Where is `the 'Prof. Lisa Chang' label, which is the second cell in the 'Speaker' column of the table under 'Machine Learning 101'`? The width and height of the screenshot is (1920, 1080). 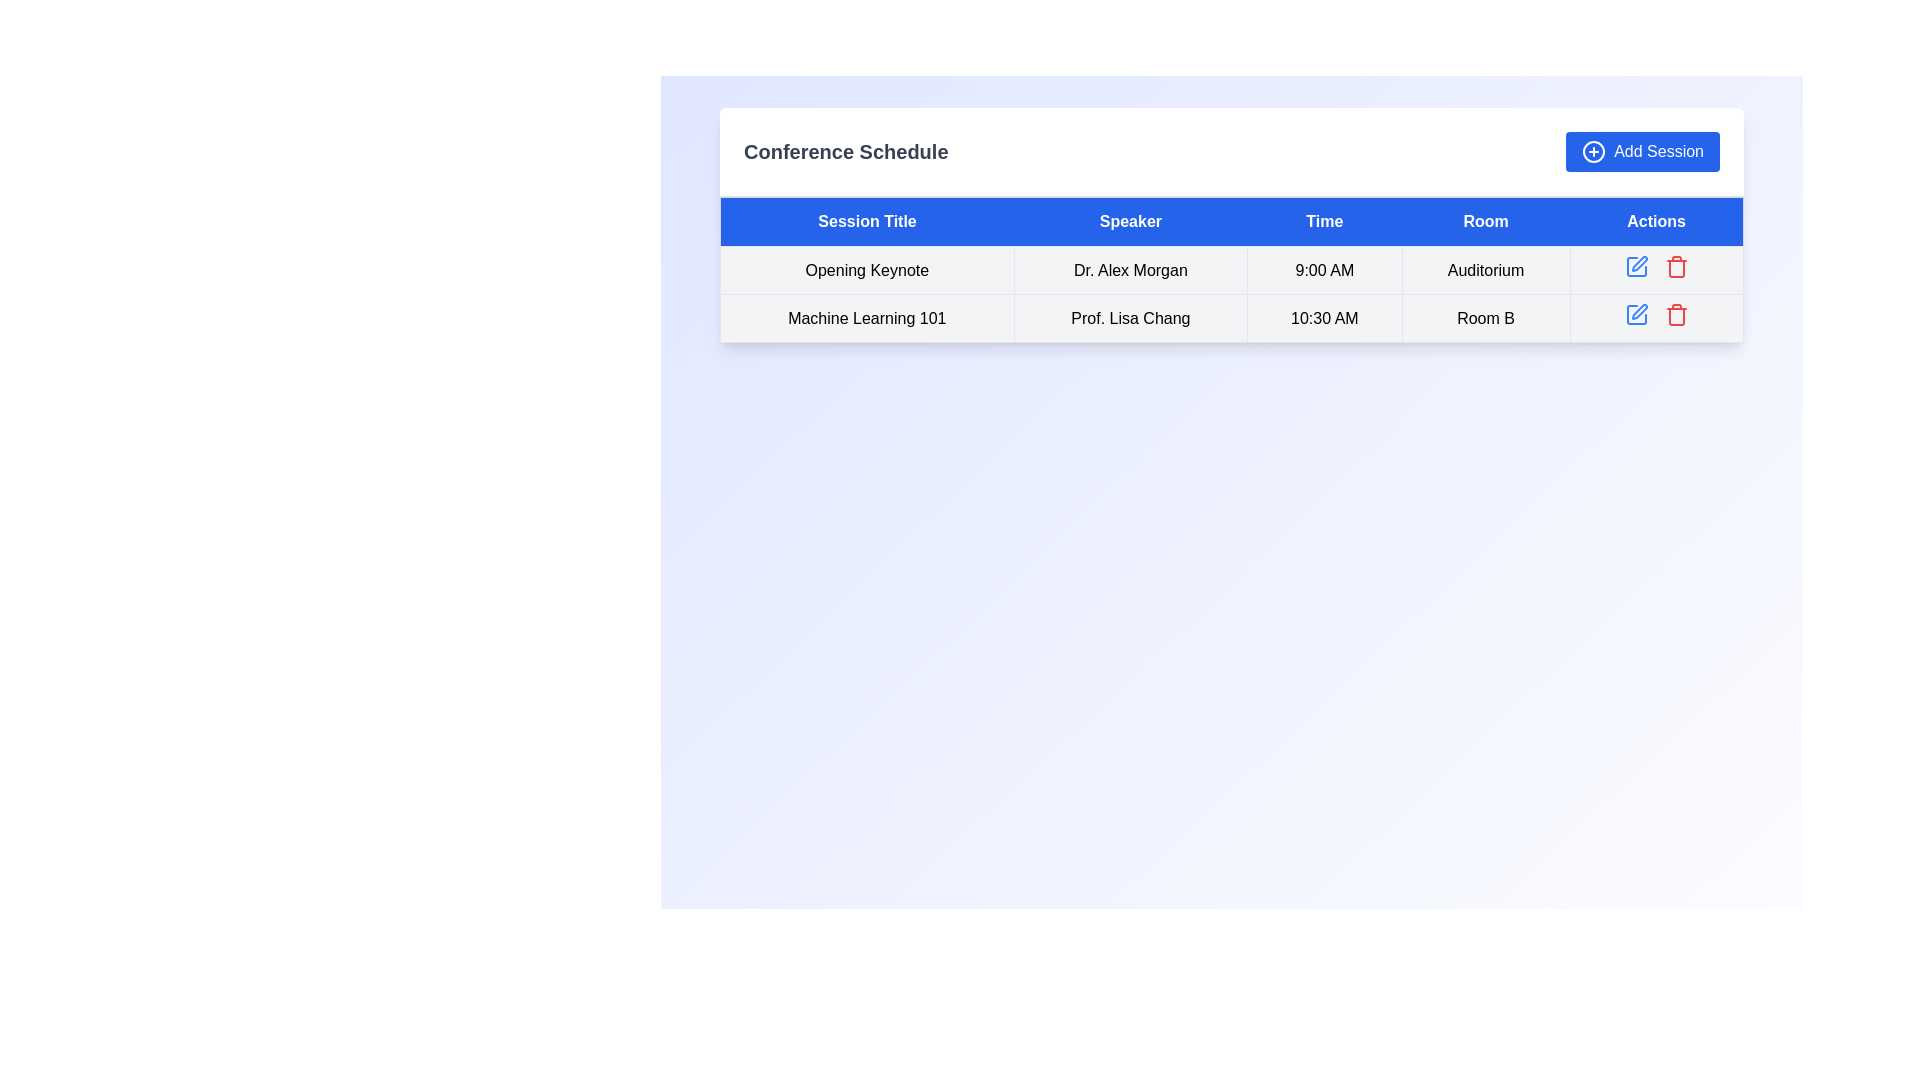
the 'Prof. Lisa Chang' label, which is the second cell in the 'Speaker' column of the table under 'Machine Learning 101' is located at coordinates (1130, 317).